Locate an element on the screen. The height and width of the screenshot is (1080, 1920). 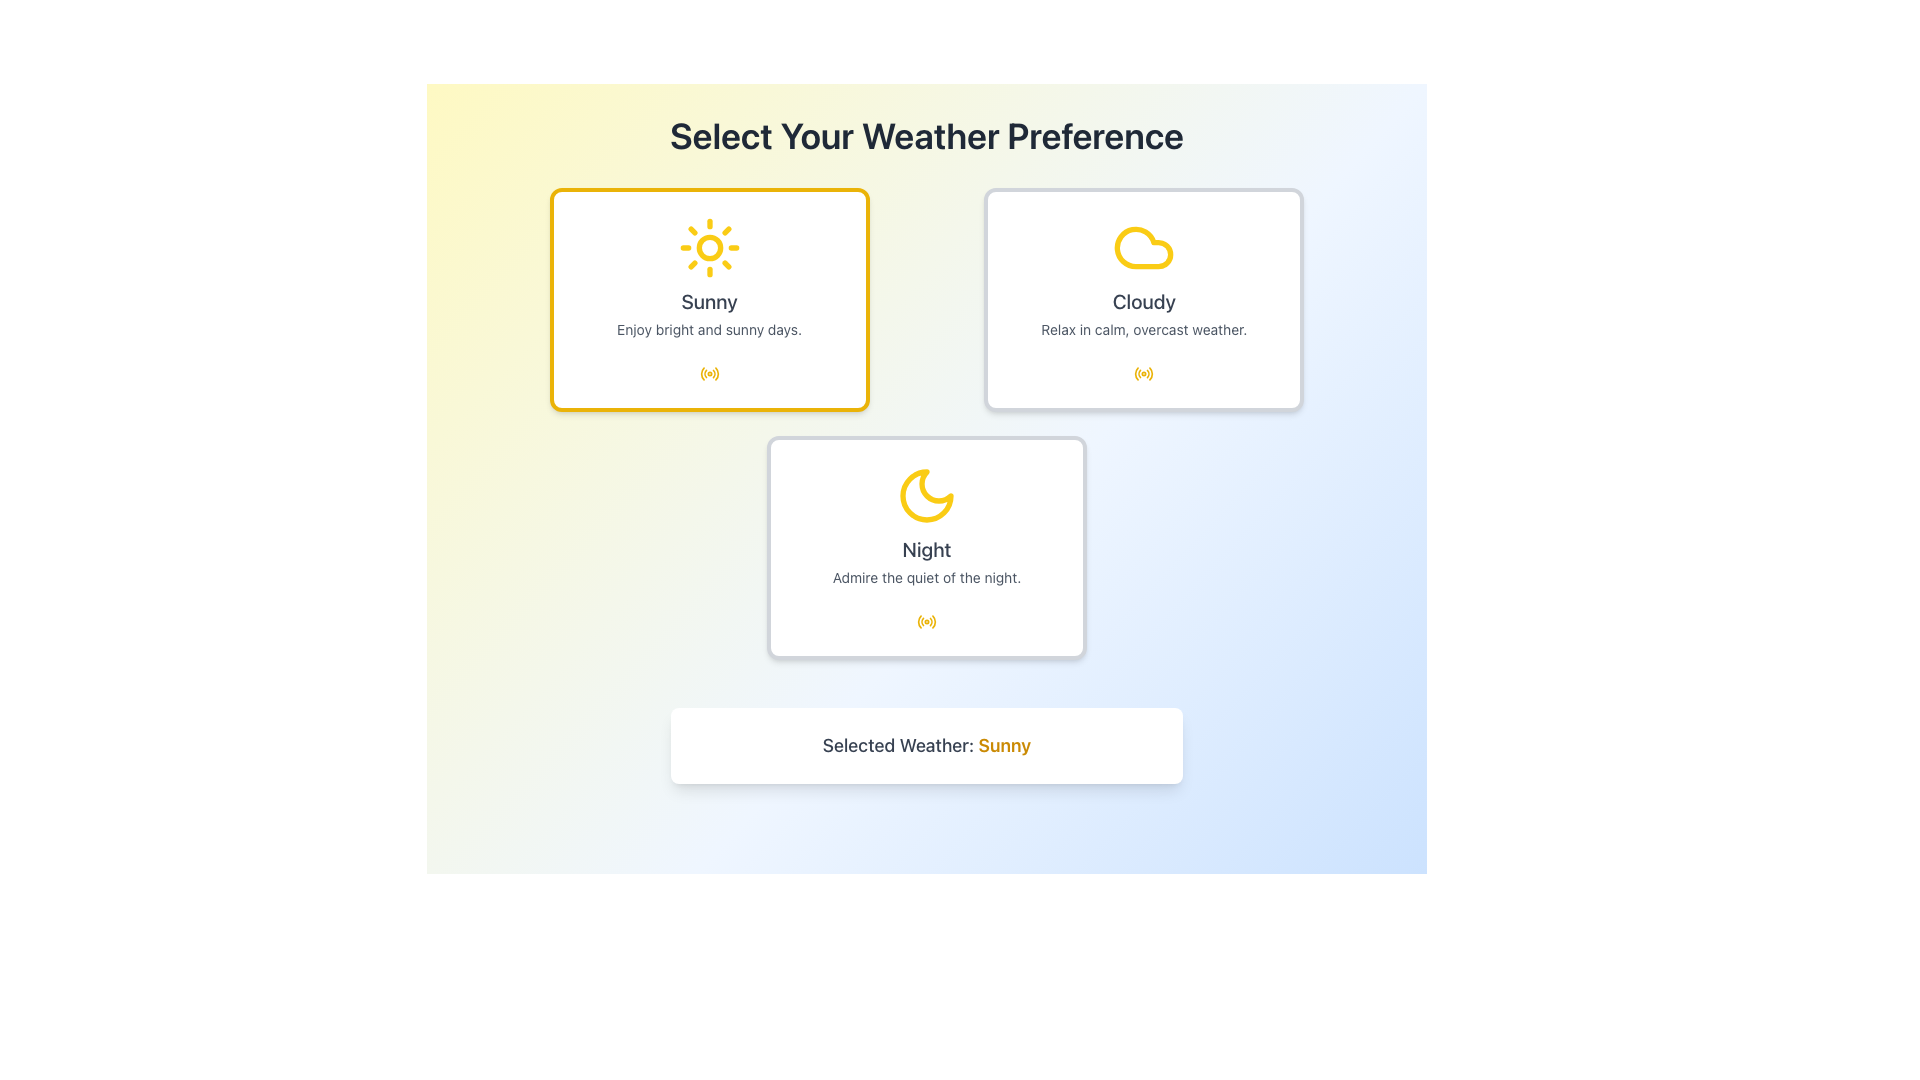
the sun-shaped icon with rays, styled in yellow, located on the white card with a yellow border, positioned above the text 'Sunny' and 'Enjoy bright and sunny days.' is located at coordinates (709, 246).